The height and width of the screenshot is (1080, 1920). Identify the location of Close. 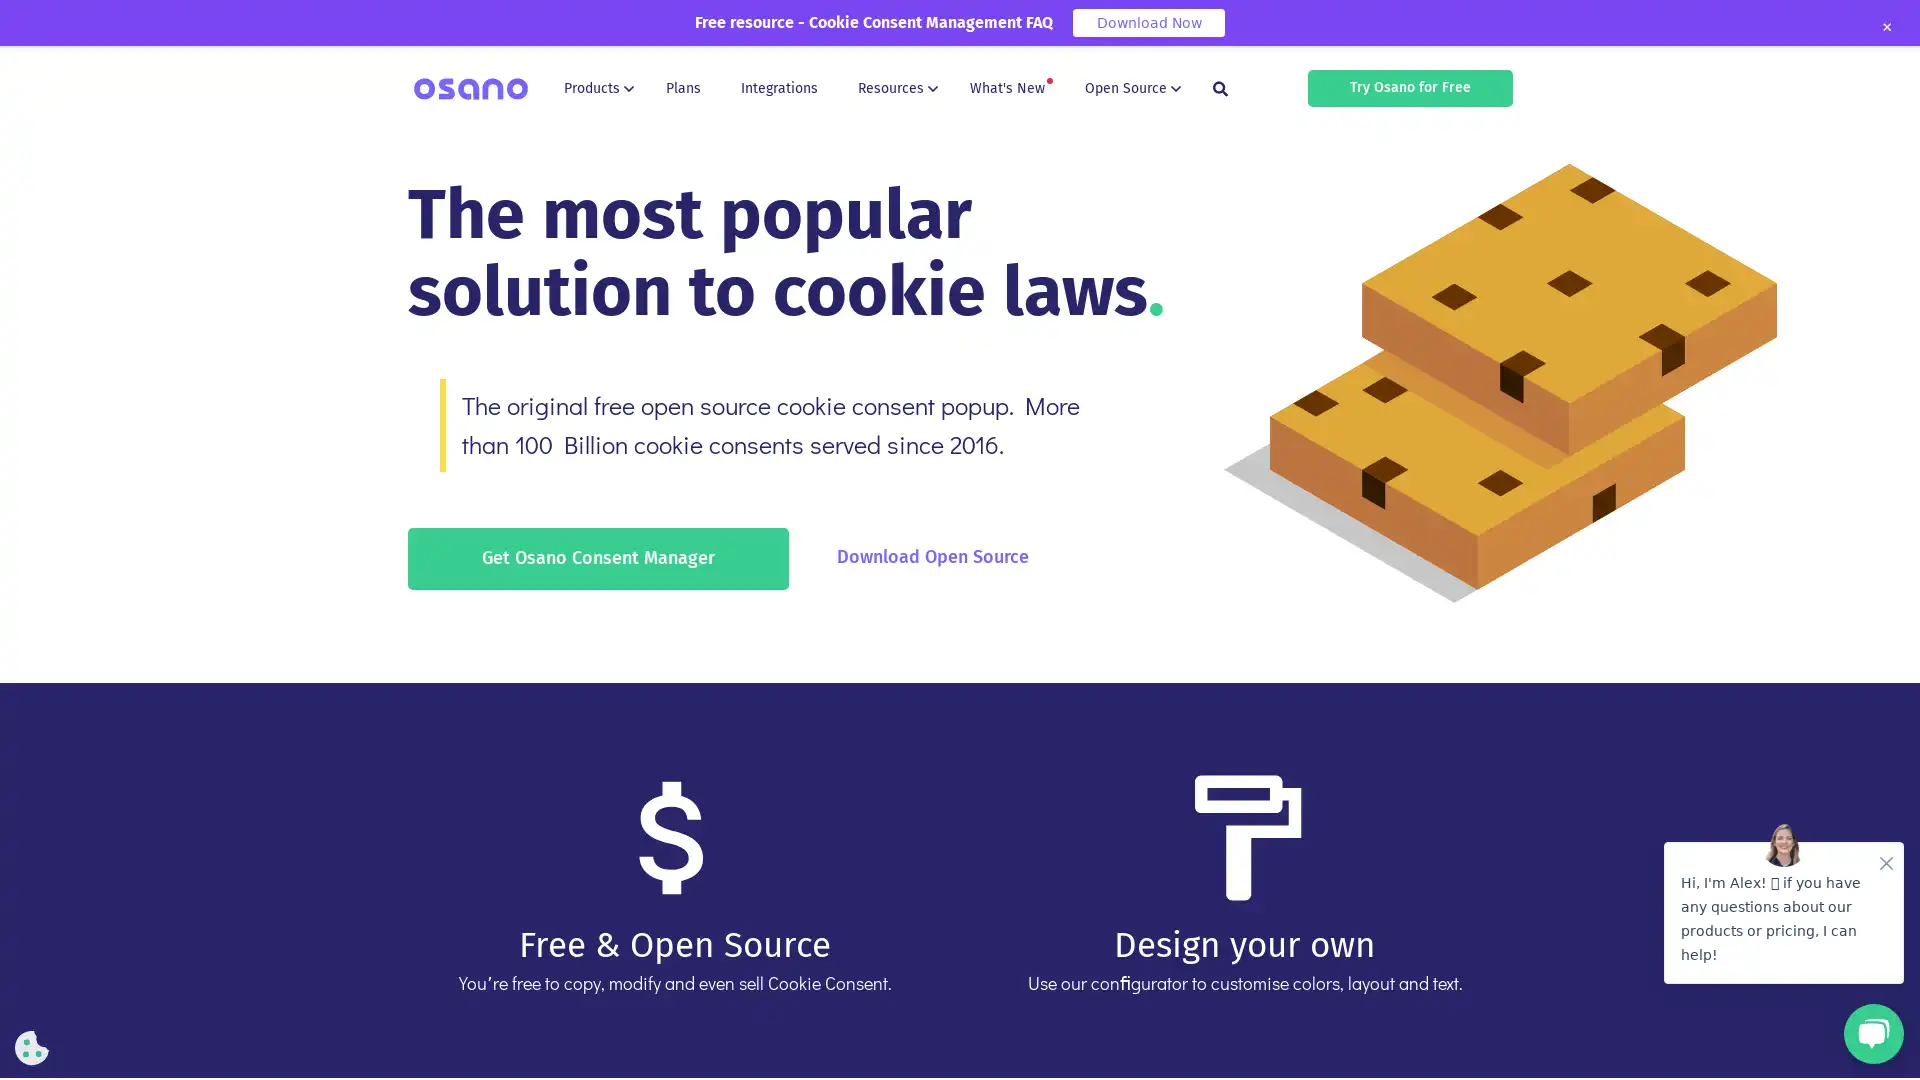
(1885, 27).